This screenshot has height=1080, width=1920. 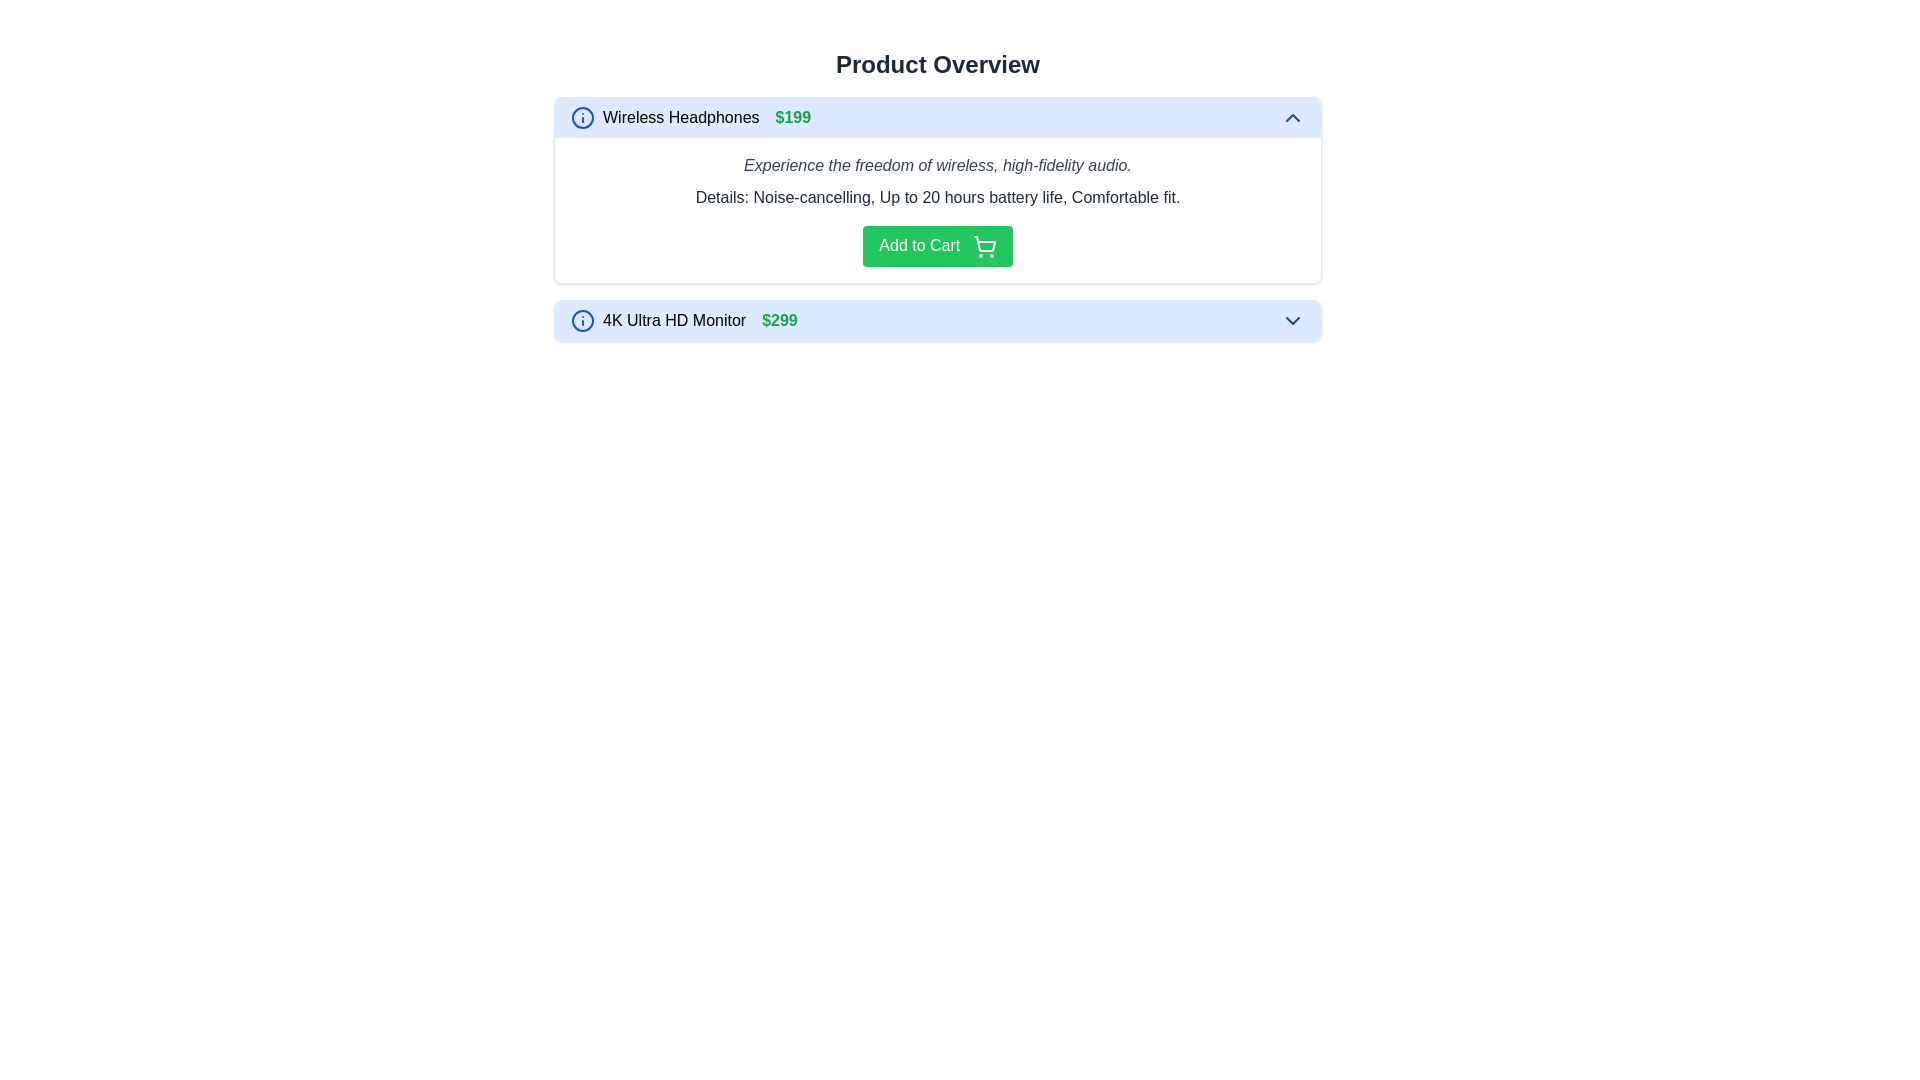 What do you see at coordinates (1292, 118) in the screenshot?
I see `the toggle button located at the far-right of the header section labeled 'Wireless Headphones $199'` at bounding box center [1292, 118].